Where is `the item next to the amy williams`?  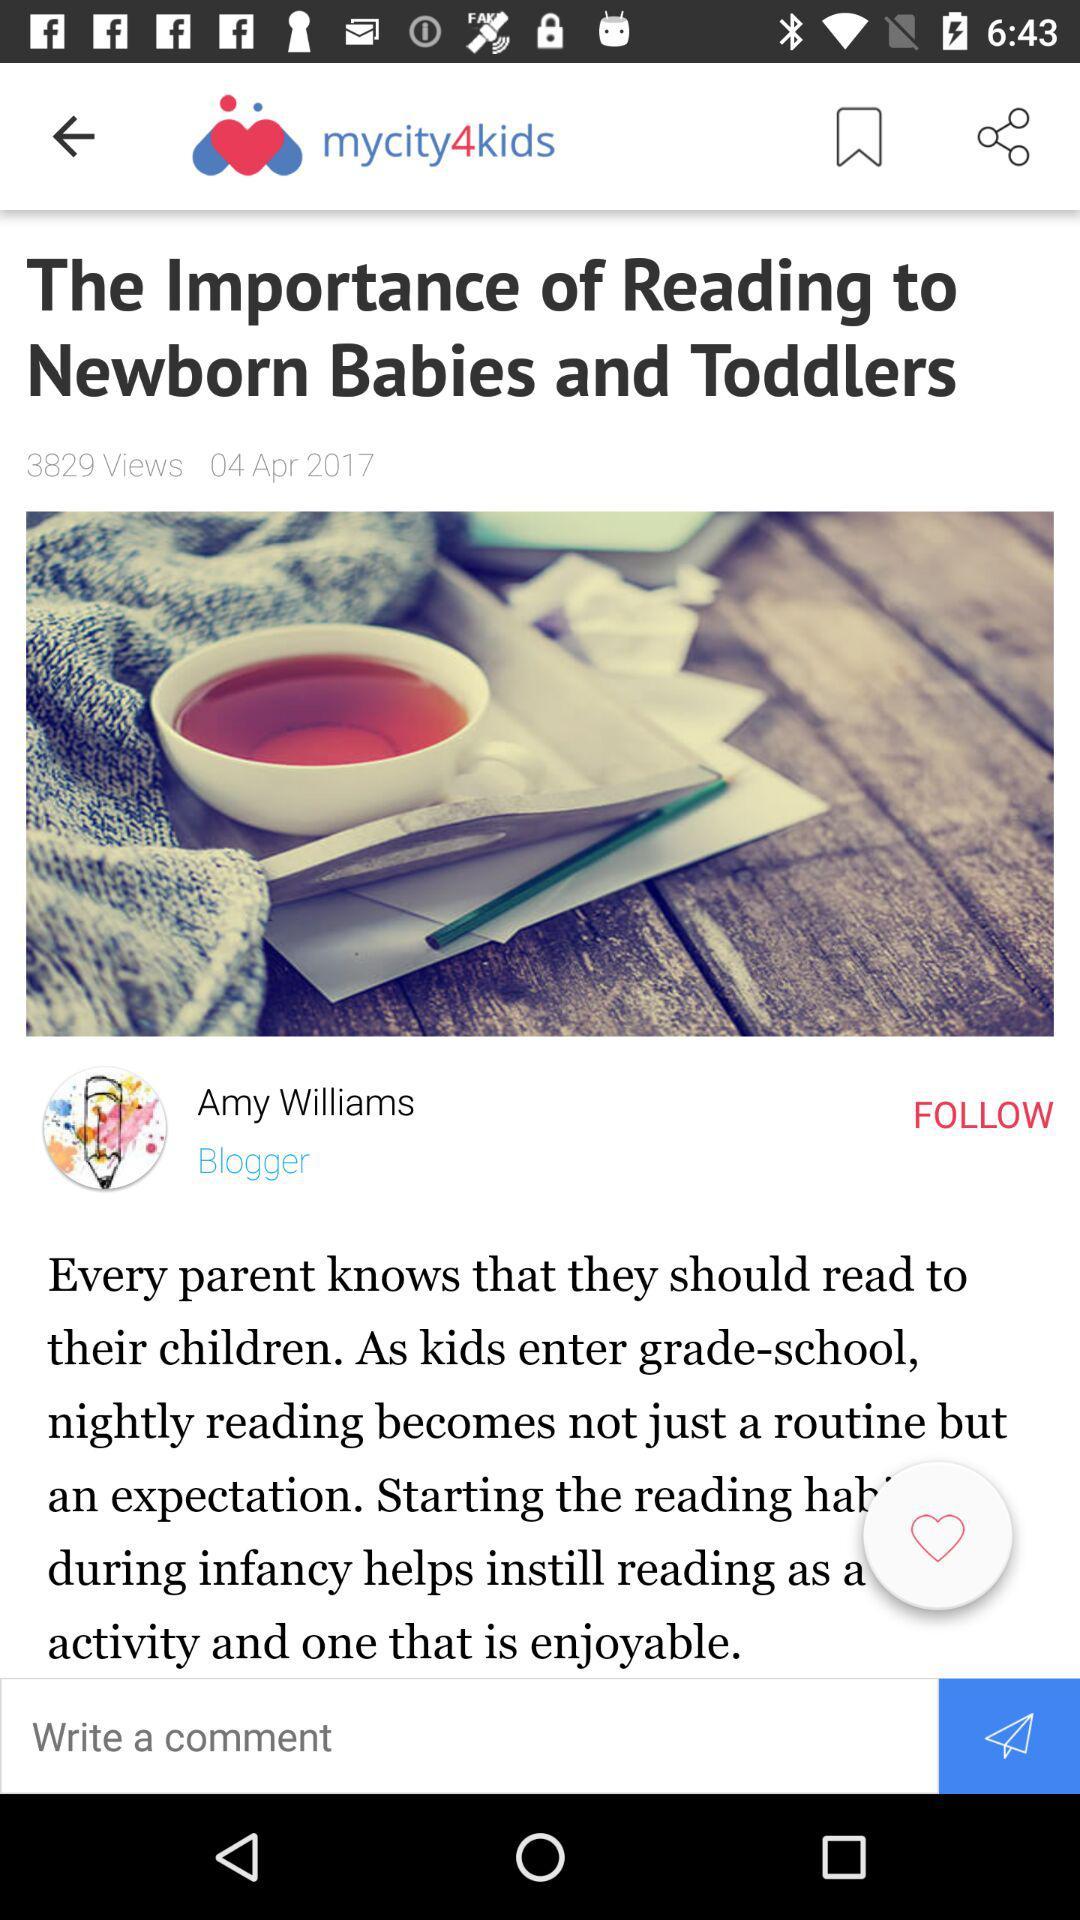
the item next to the amy williams is located at coordinates (105, 1129).